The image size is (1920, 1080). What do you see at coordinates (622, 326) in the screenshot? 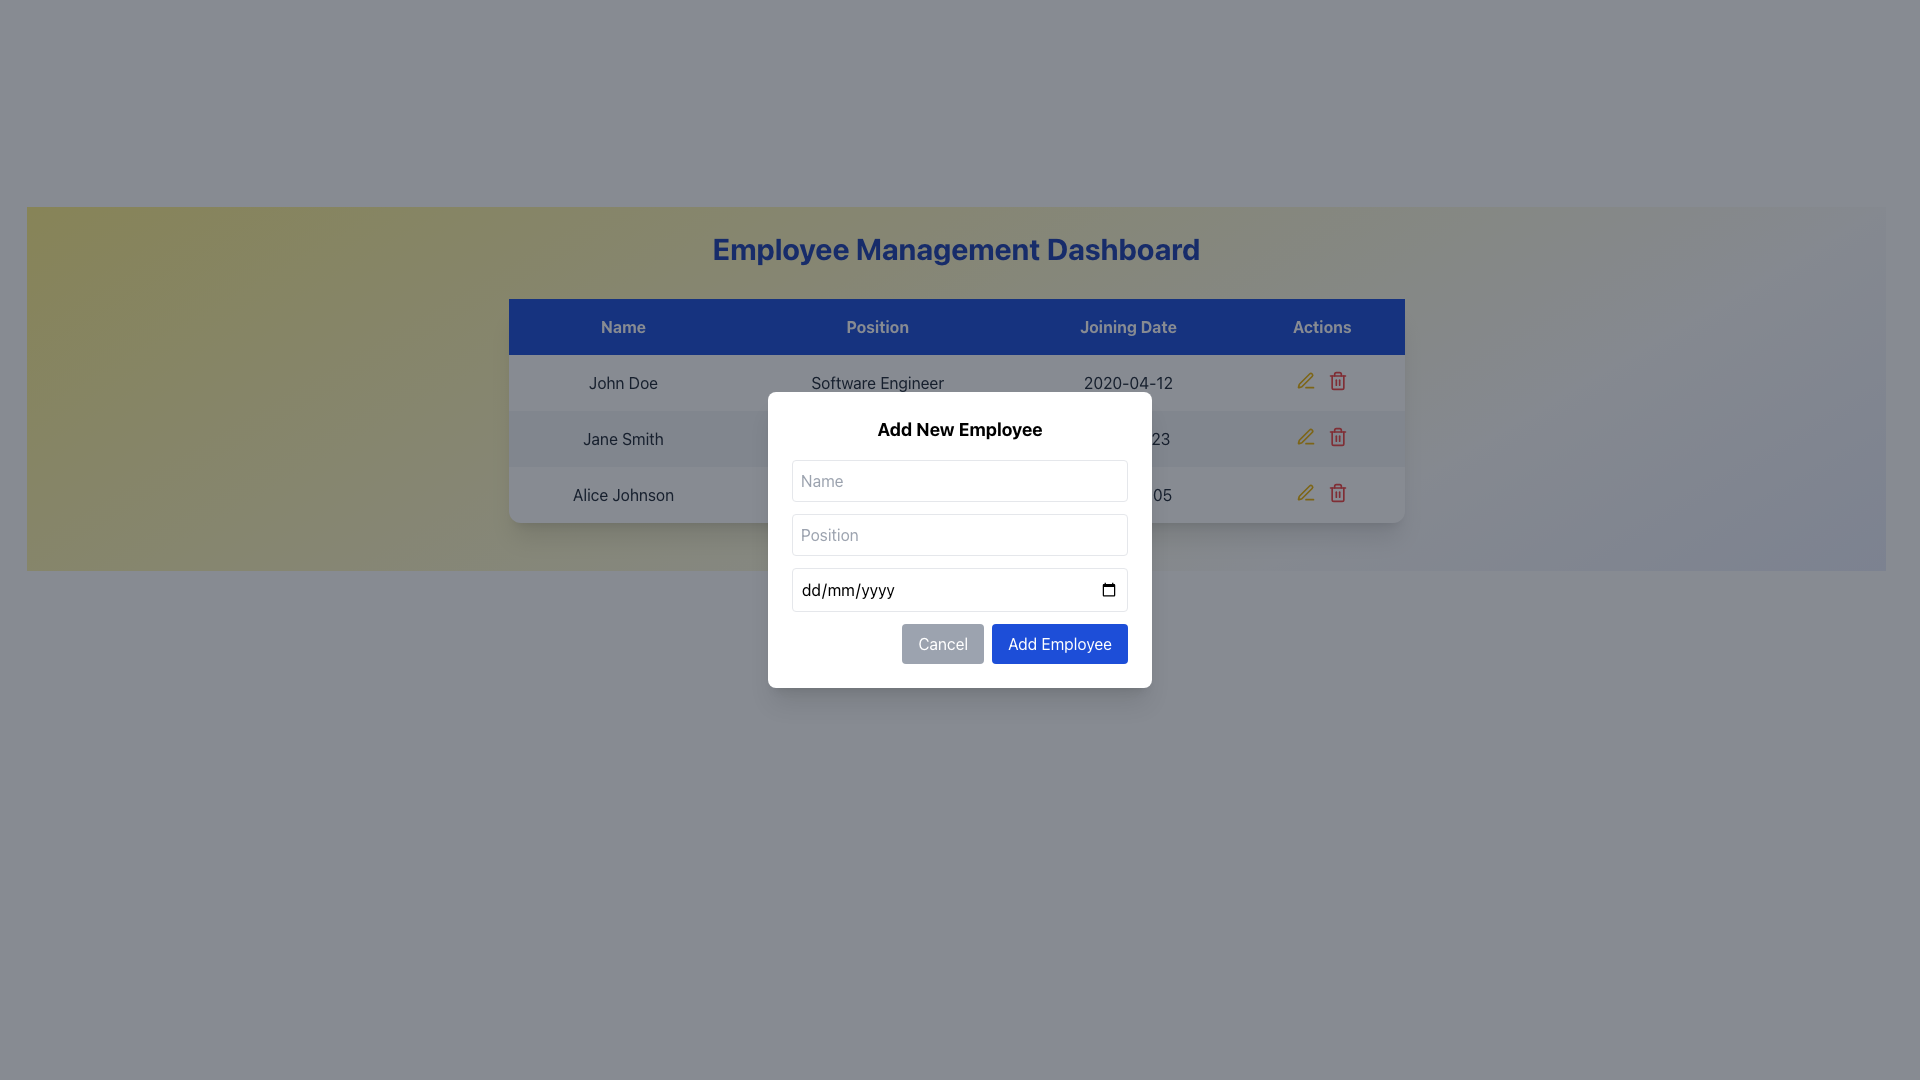
I see `text from the 'Name' label, which is the first column header in a table with a bold blue background` at bounding box center [622, 326].